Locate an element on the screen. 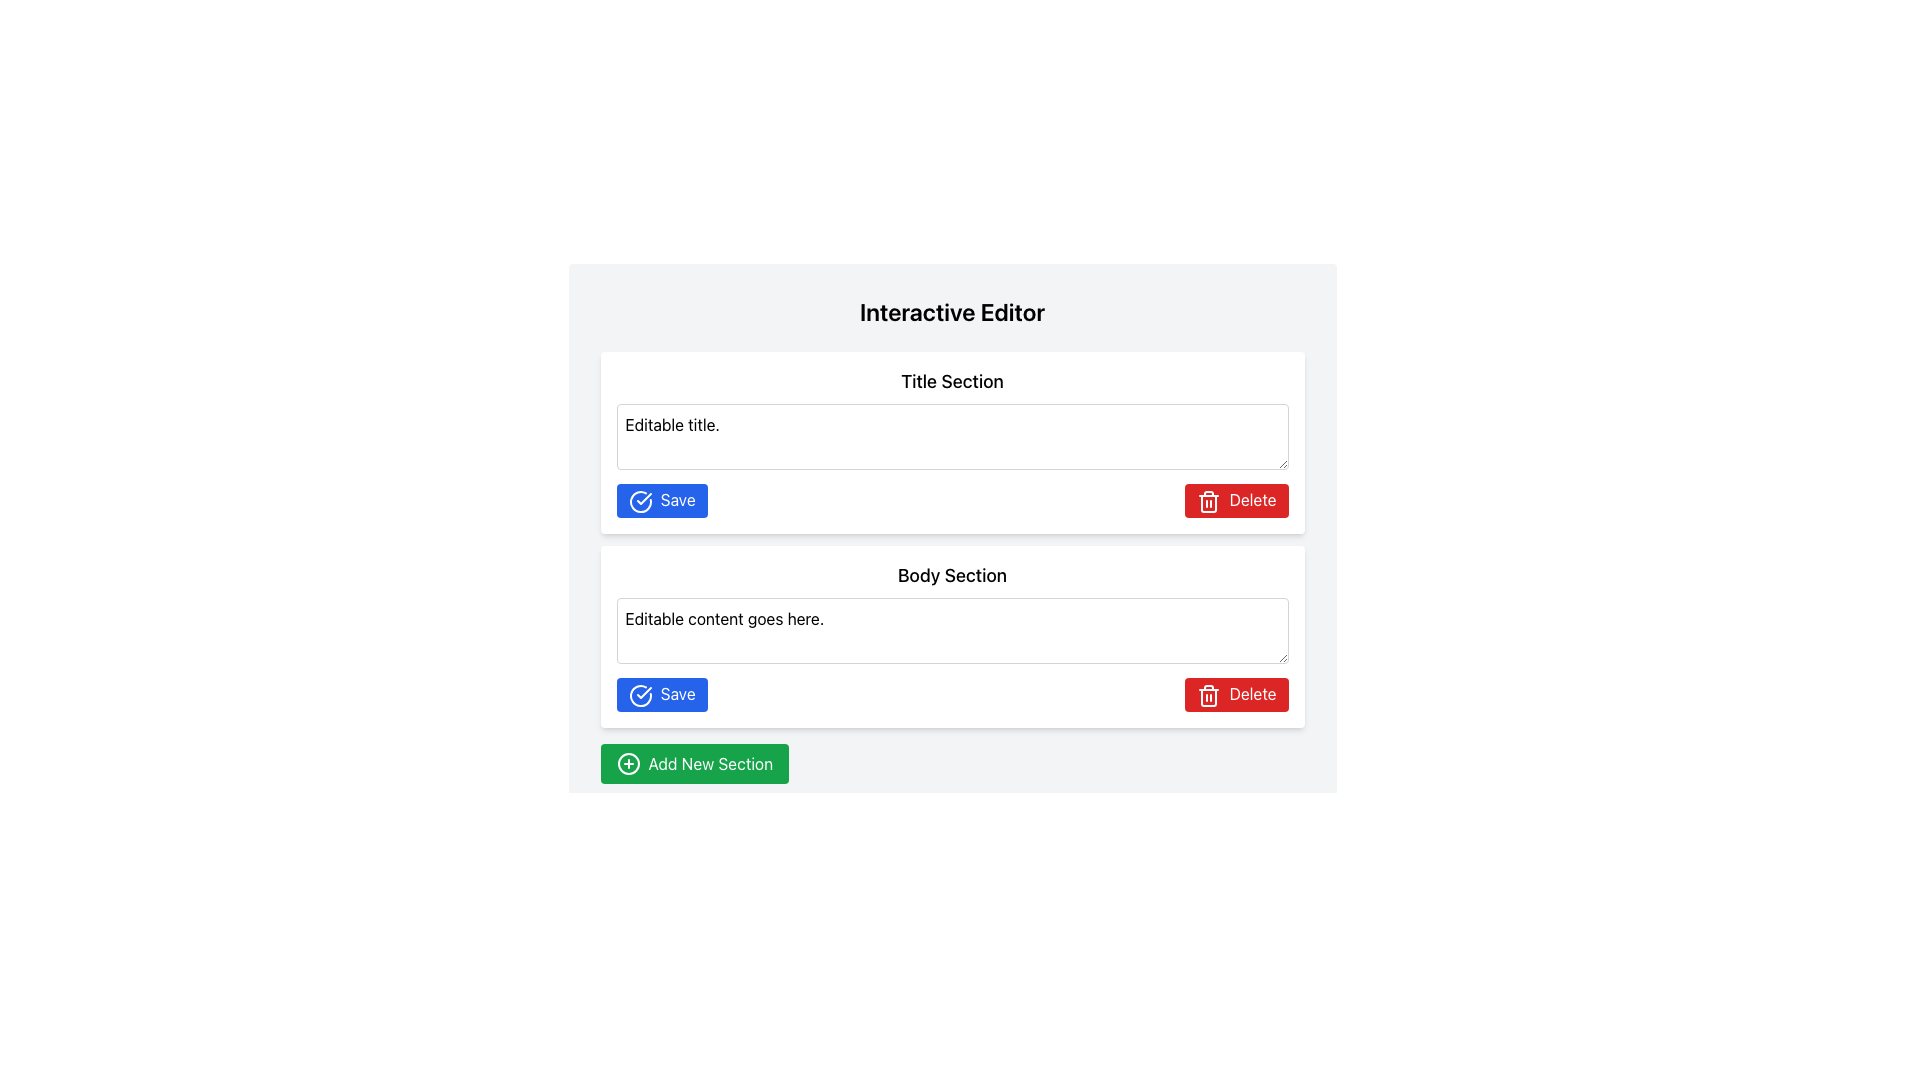 This screenshot has height=1080, width=1920. the 'Save' icon located inside the blue button to the left of the label text is located at coordinates (640, 500).